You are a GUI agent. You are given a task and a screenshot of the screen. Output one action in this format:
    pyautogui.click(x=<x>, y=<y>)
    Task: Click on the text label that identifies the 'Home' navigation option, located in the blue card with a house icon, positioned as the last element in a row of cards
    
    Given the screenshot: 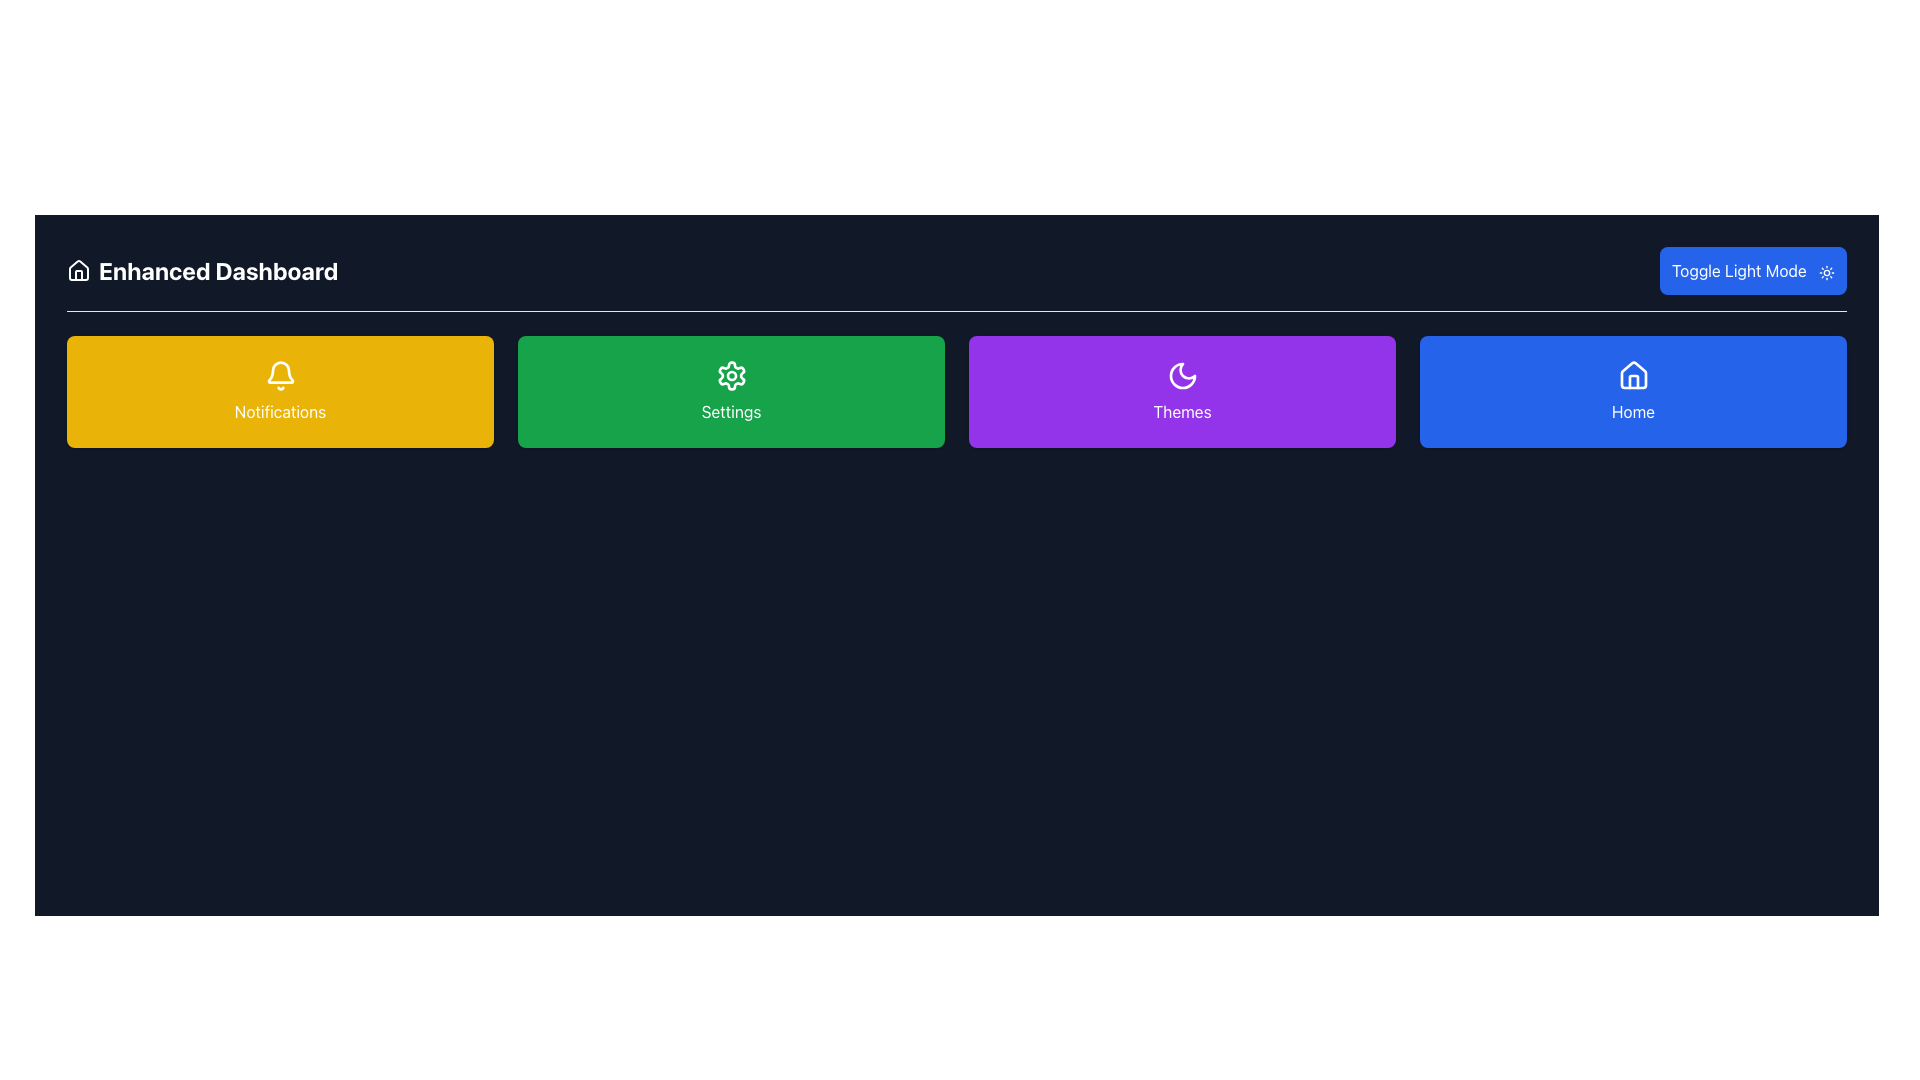 What is the action you would take?
    pyautogui.click(x=1633, y=411)
    